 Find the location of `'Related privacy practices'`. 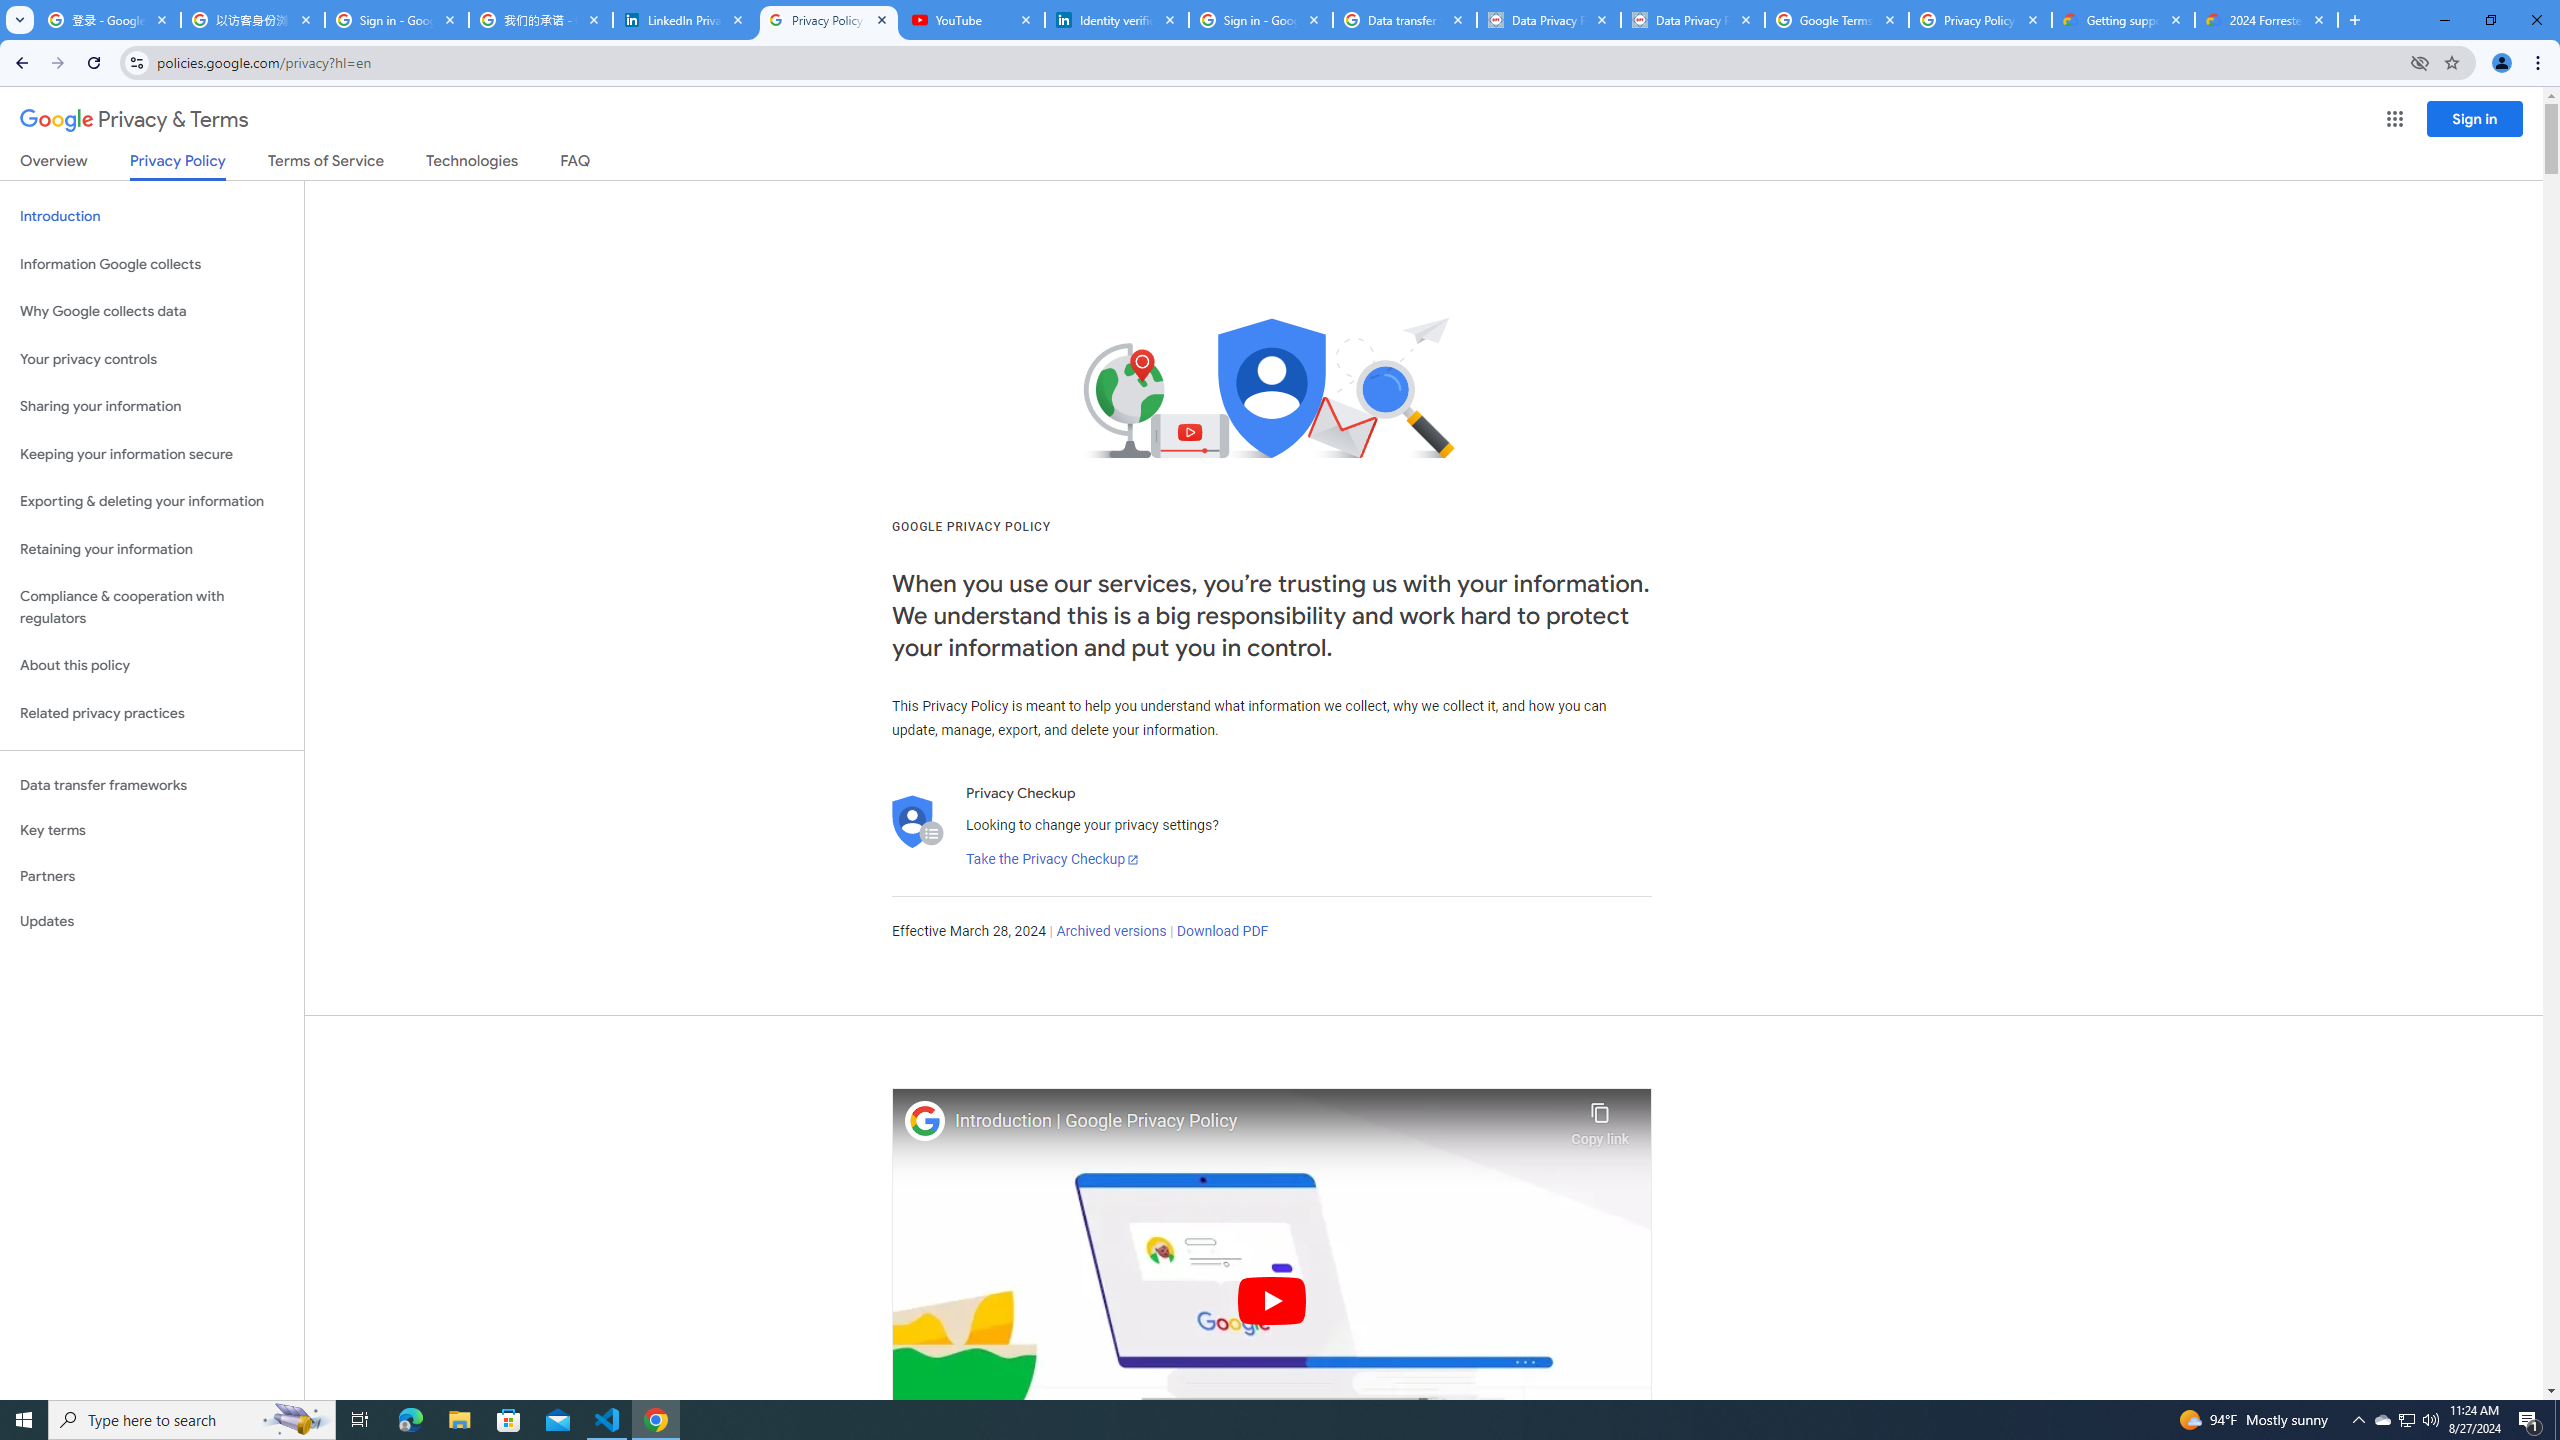

'Related privacy practices' is located at coordinates (151, 712).